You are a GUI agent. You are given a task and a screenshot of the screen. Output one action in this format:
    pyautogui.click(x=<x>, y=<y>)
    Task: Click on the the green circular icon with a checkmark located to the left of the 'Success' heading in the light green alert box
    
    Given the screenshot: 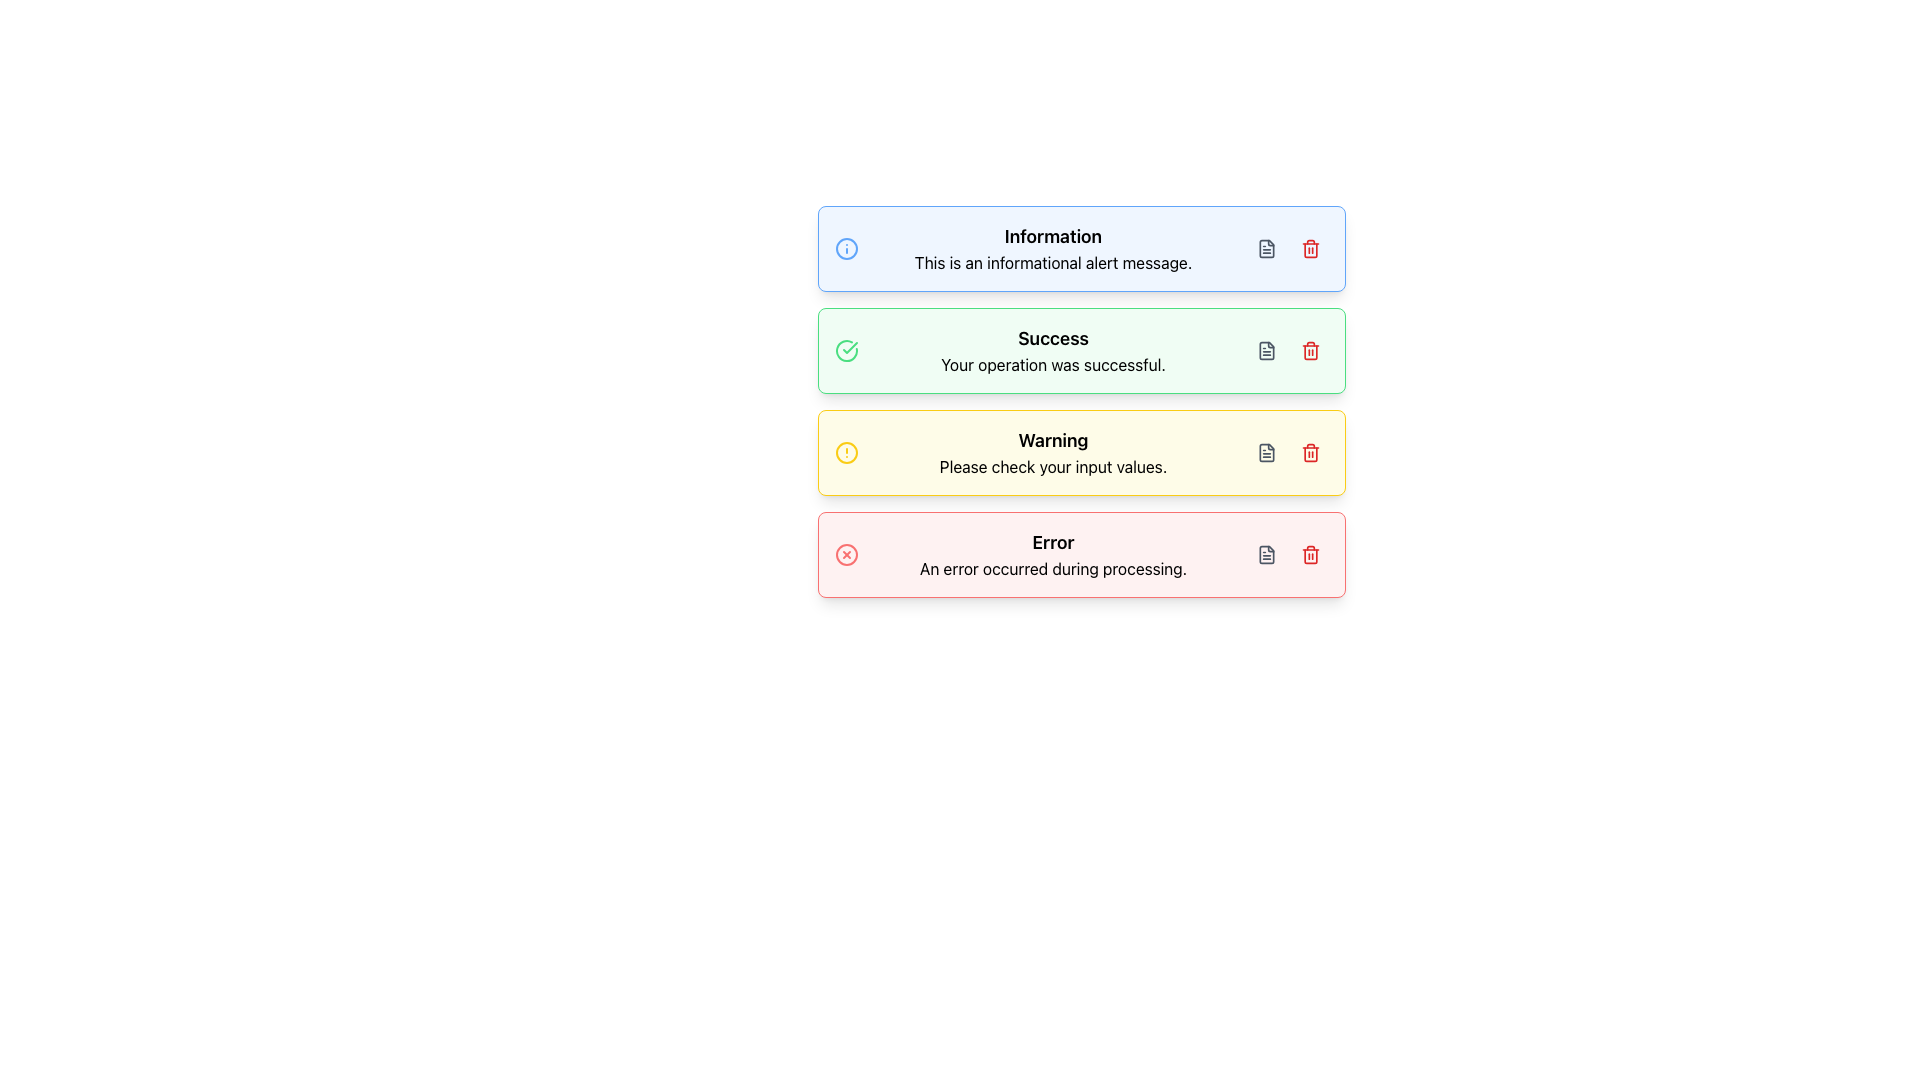 What is the action you would take?
    pyautogui.click(x=846, y=350)
    